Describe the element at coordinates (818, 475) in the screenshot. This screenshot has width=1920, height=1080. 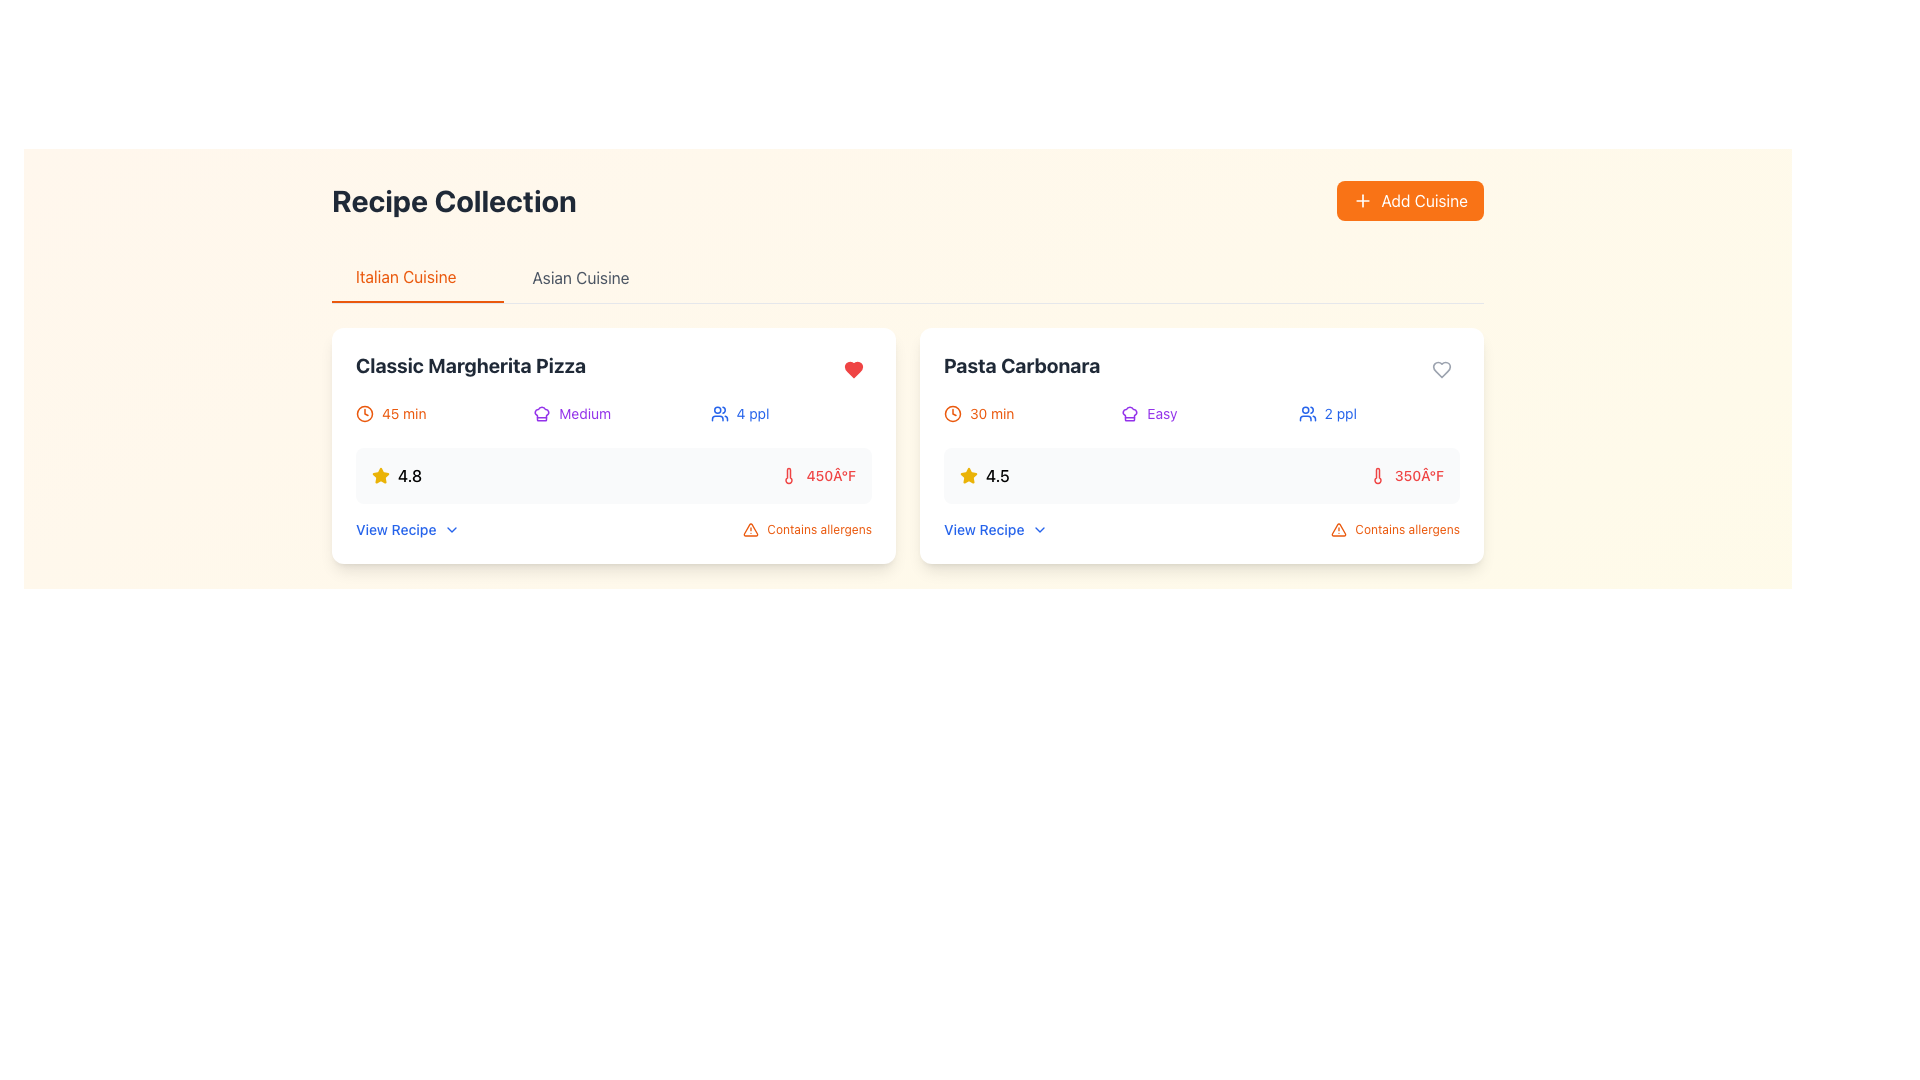
I see `the Temperature indicator displaying the temperature level for the 'Classic Margherita Pizza' recipe, located in the details section near the bottom-right corner` at that location.